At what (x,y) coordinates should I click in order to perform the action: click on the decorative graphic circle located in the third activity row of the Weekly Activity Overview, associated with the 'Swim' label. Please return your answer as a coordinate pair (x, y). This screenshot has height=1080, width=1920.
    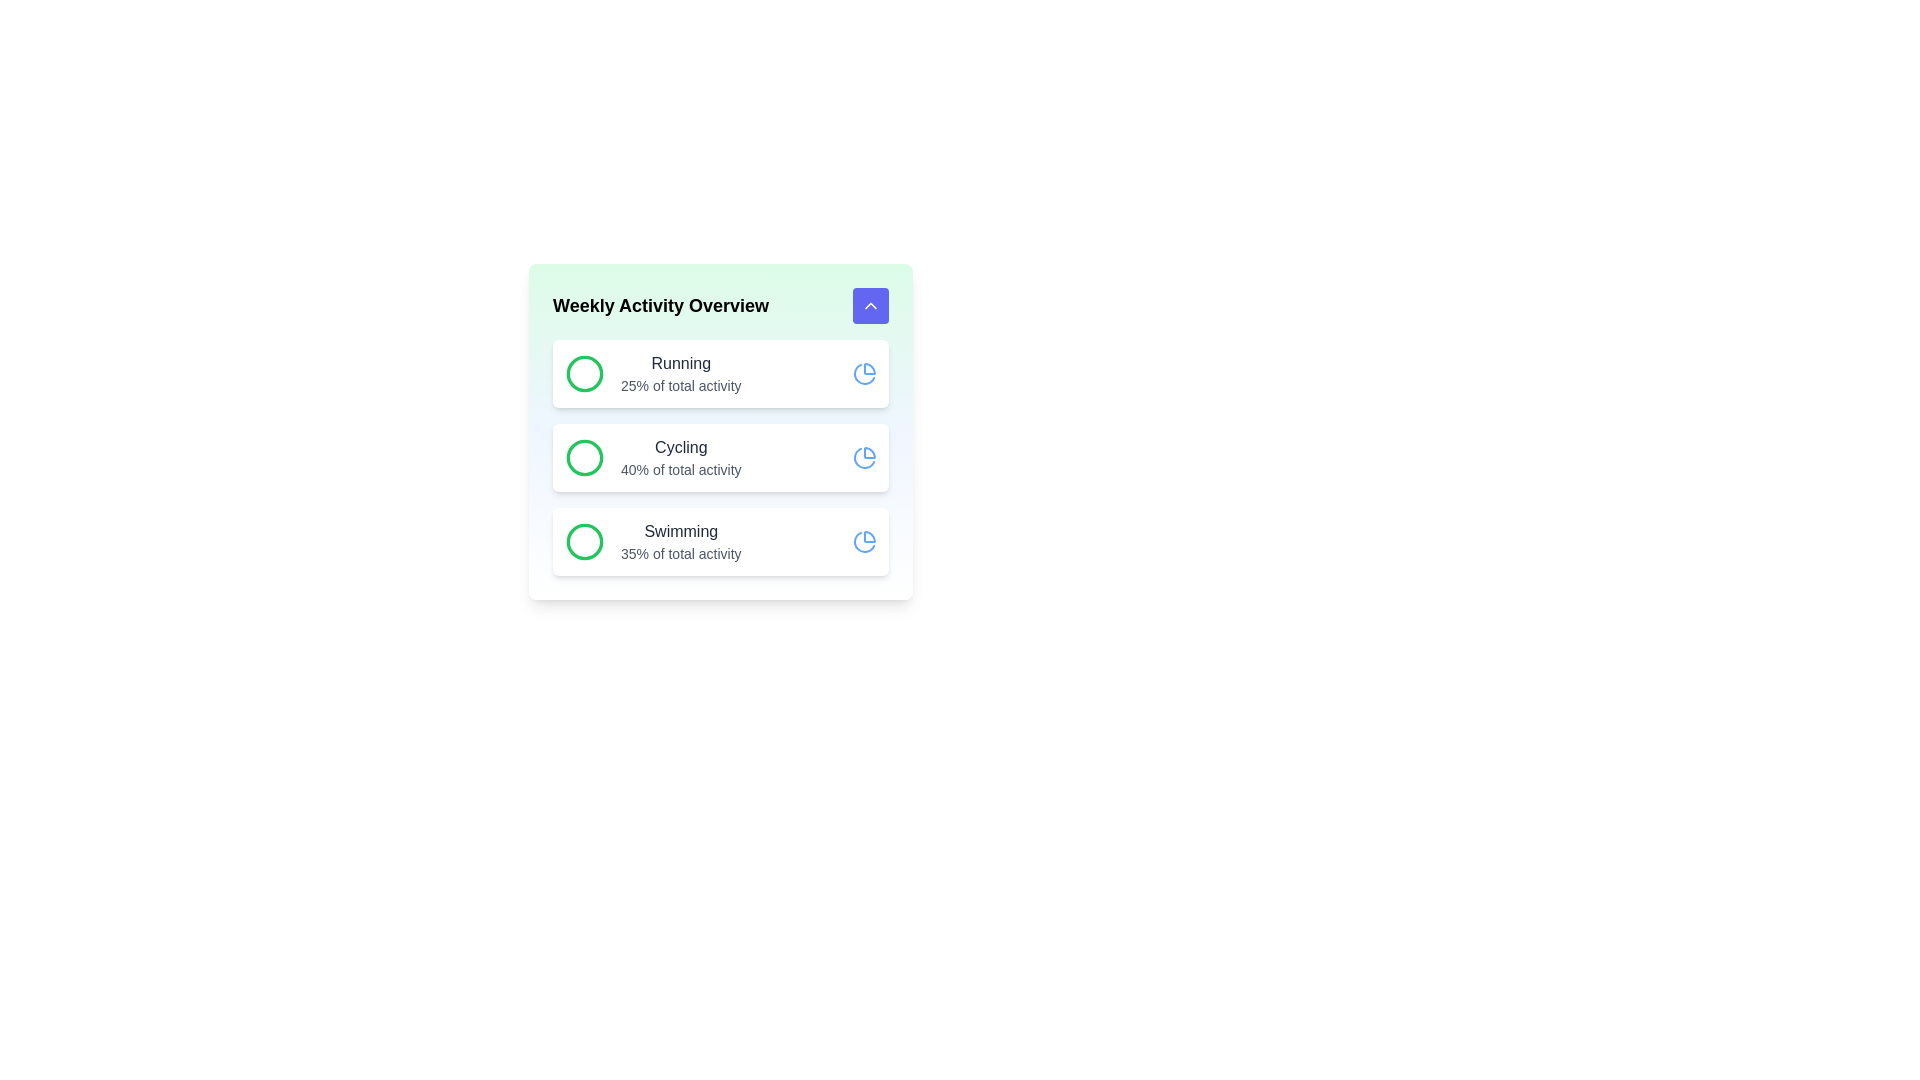
    Looking at the image, I should click on (584, 542).